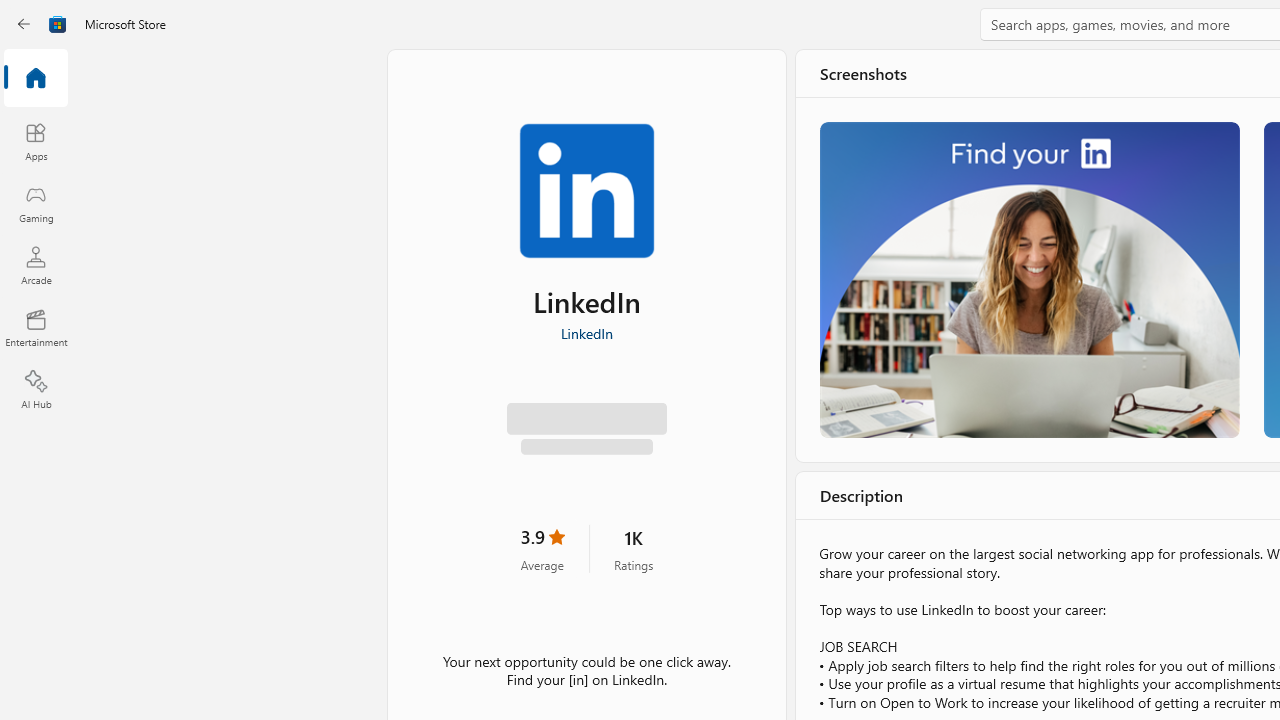 This screenshot has height=720, width=1280. What do you see at coordinates (35, 140) in the screenshot?
I see `'Apps'` at bounding box center [35, 140].